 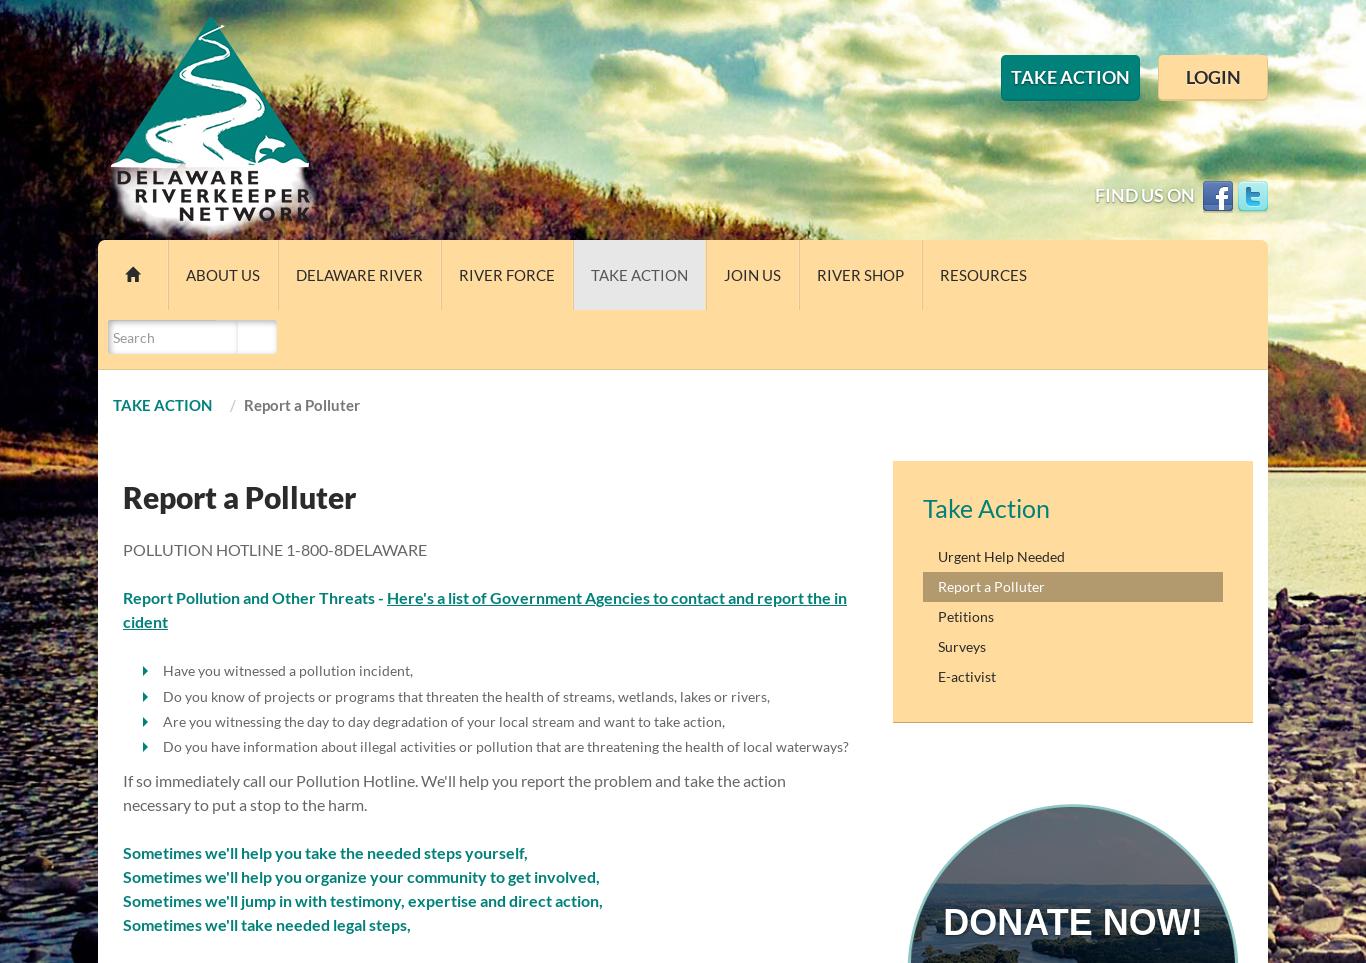 I want to click on 'Sometimes we'll help you organize your community to get involved,', so click(x=360, y=875).